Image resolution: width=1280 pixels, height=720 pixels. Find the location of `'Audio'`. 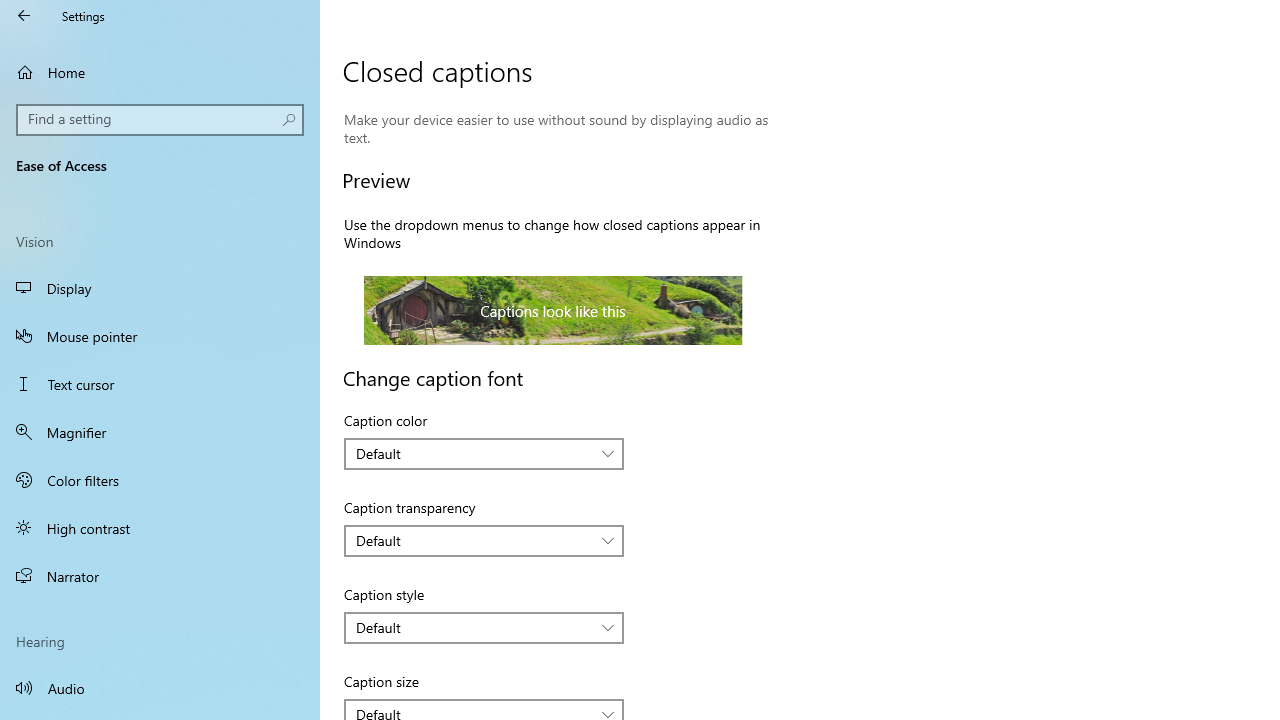

'Audio' is located at coordinates (160, 686).